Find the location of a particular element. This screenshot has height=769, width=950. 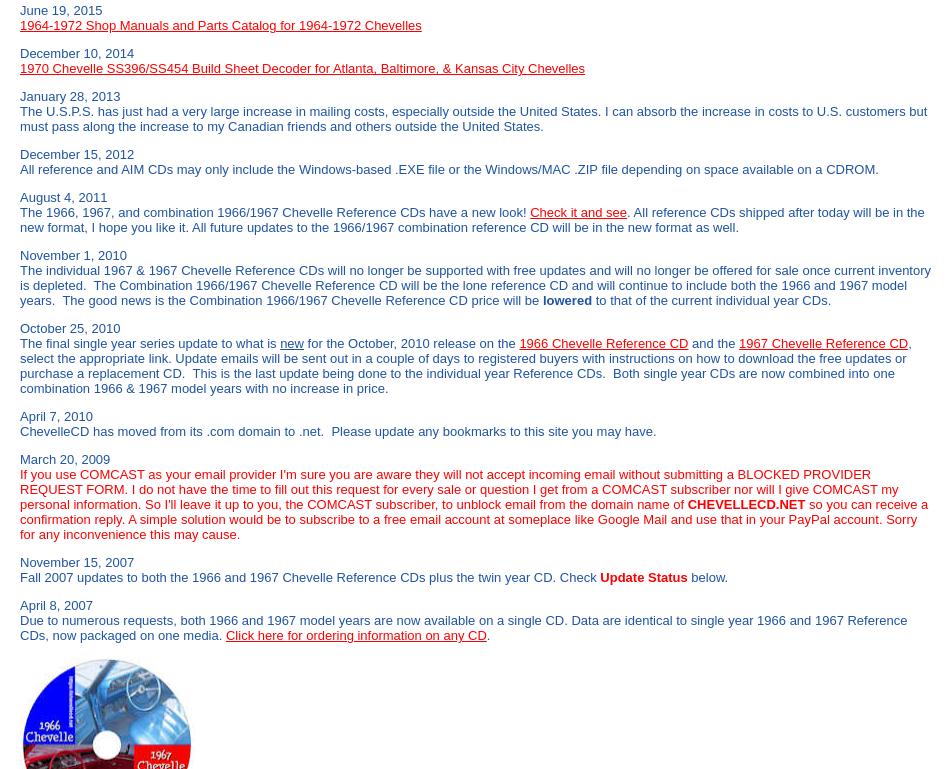

'The U.S.P.S. has just had a very large increase in mailing costs, especially outside the United States. I can absorb the increase in costs to U.S. customers but must pass along the increase to my Canadian friends and others outside the United States.' is located at coordinates (20, 118).